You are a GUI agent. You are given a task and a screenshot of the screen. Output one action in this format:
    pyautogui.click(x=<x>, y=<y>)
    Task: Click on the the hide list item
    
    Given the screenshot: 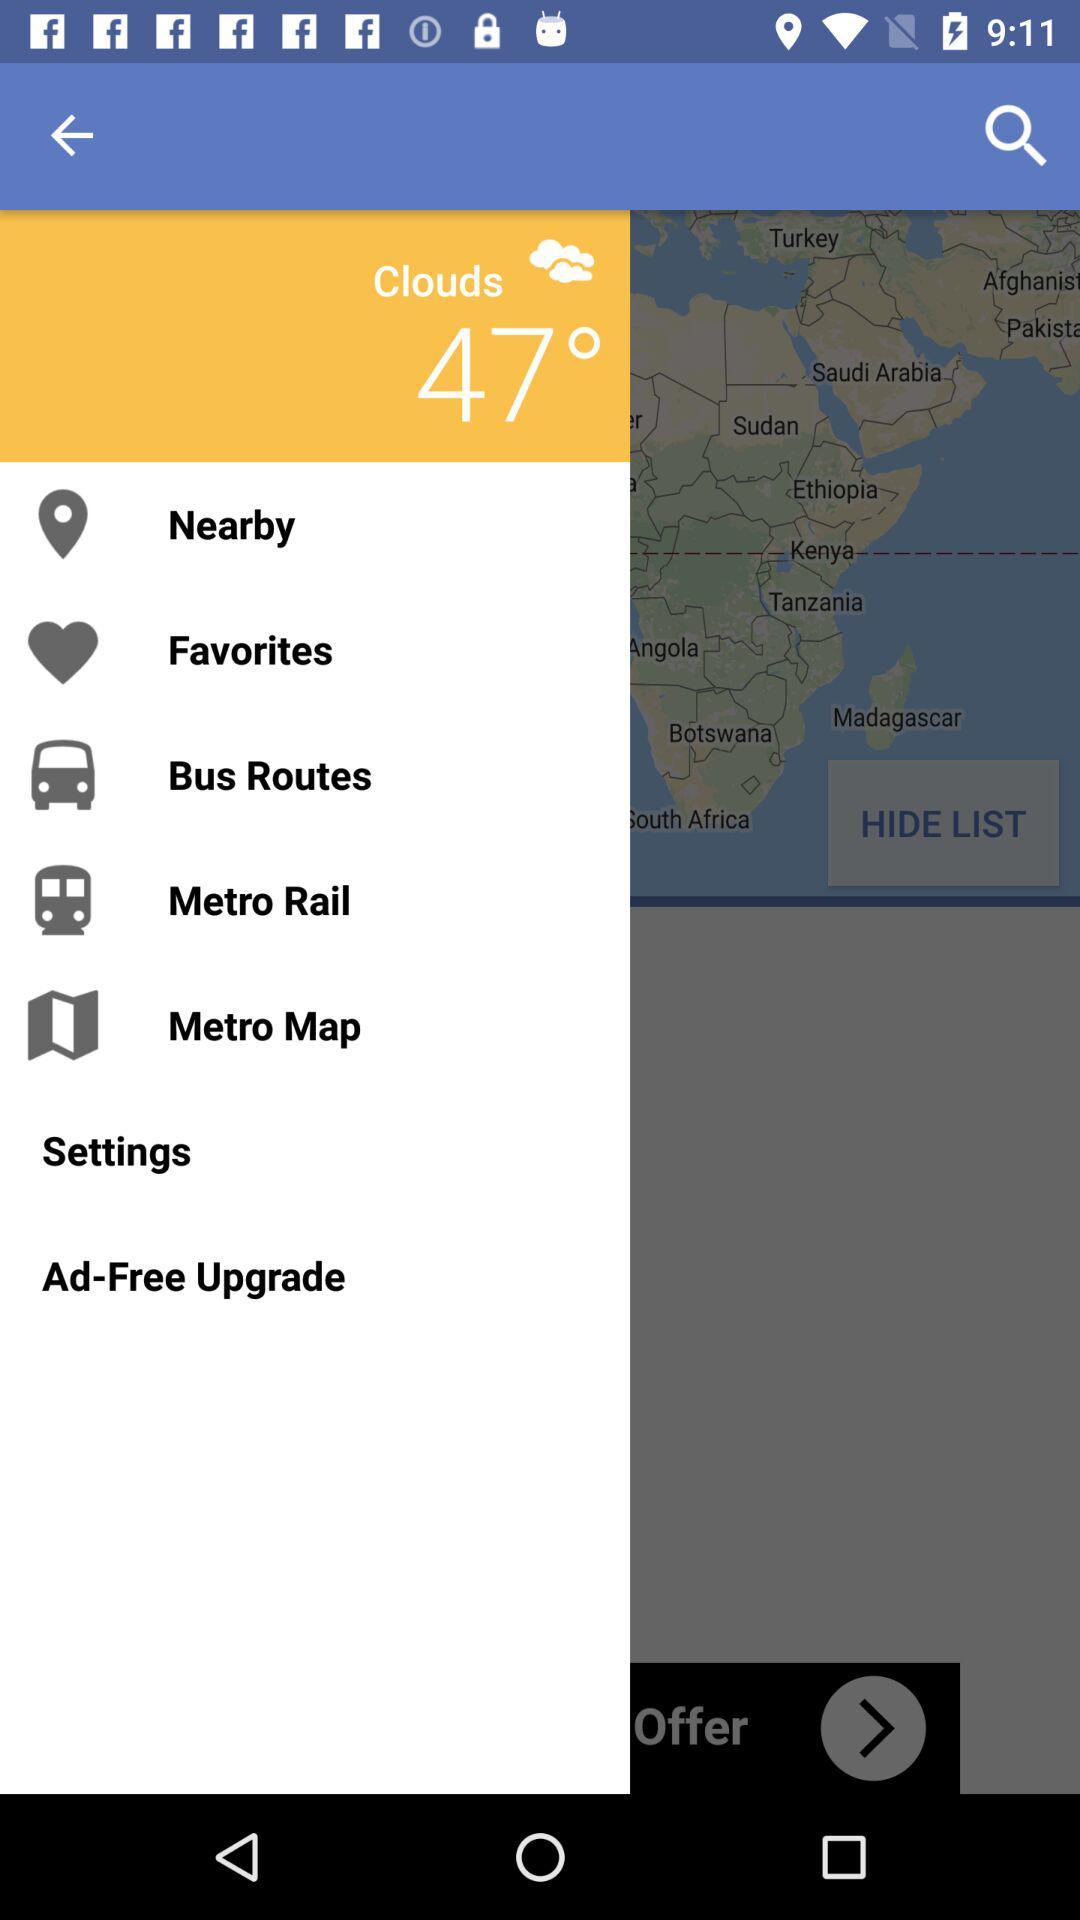 What is the action you would take?
    pyautogui.click(x=943, y=822)
    